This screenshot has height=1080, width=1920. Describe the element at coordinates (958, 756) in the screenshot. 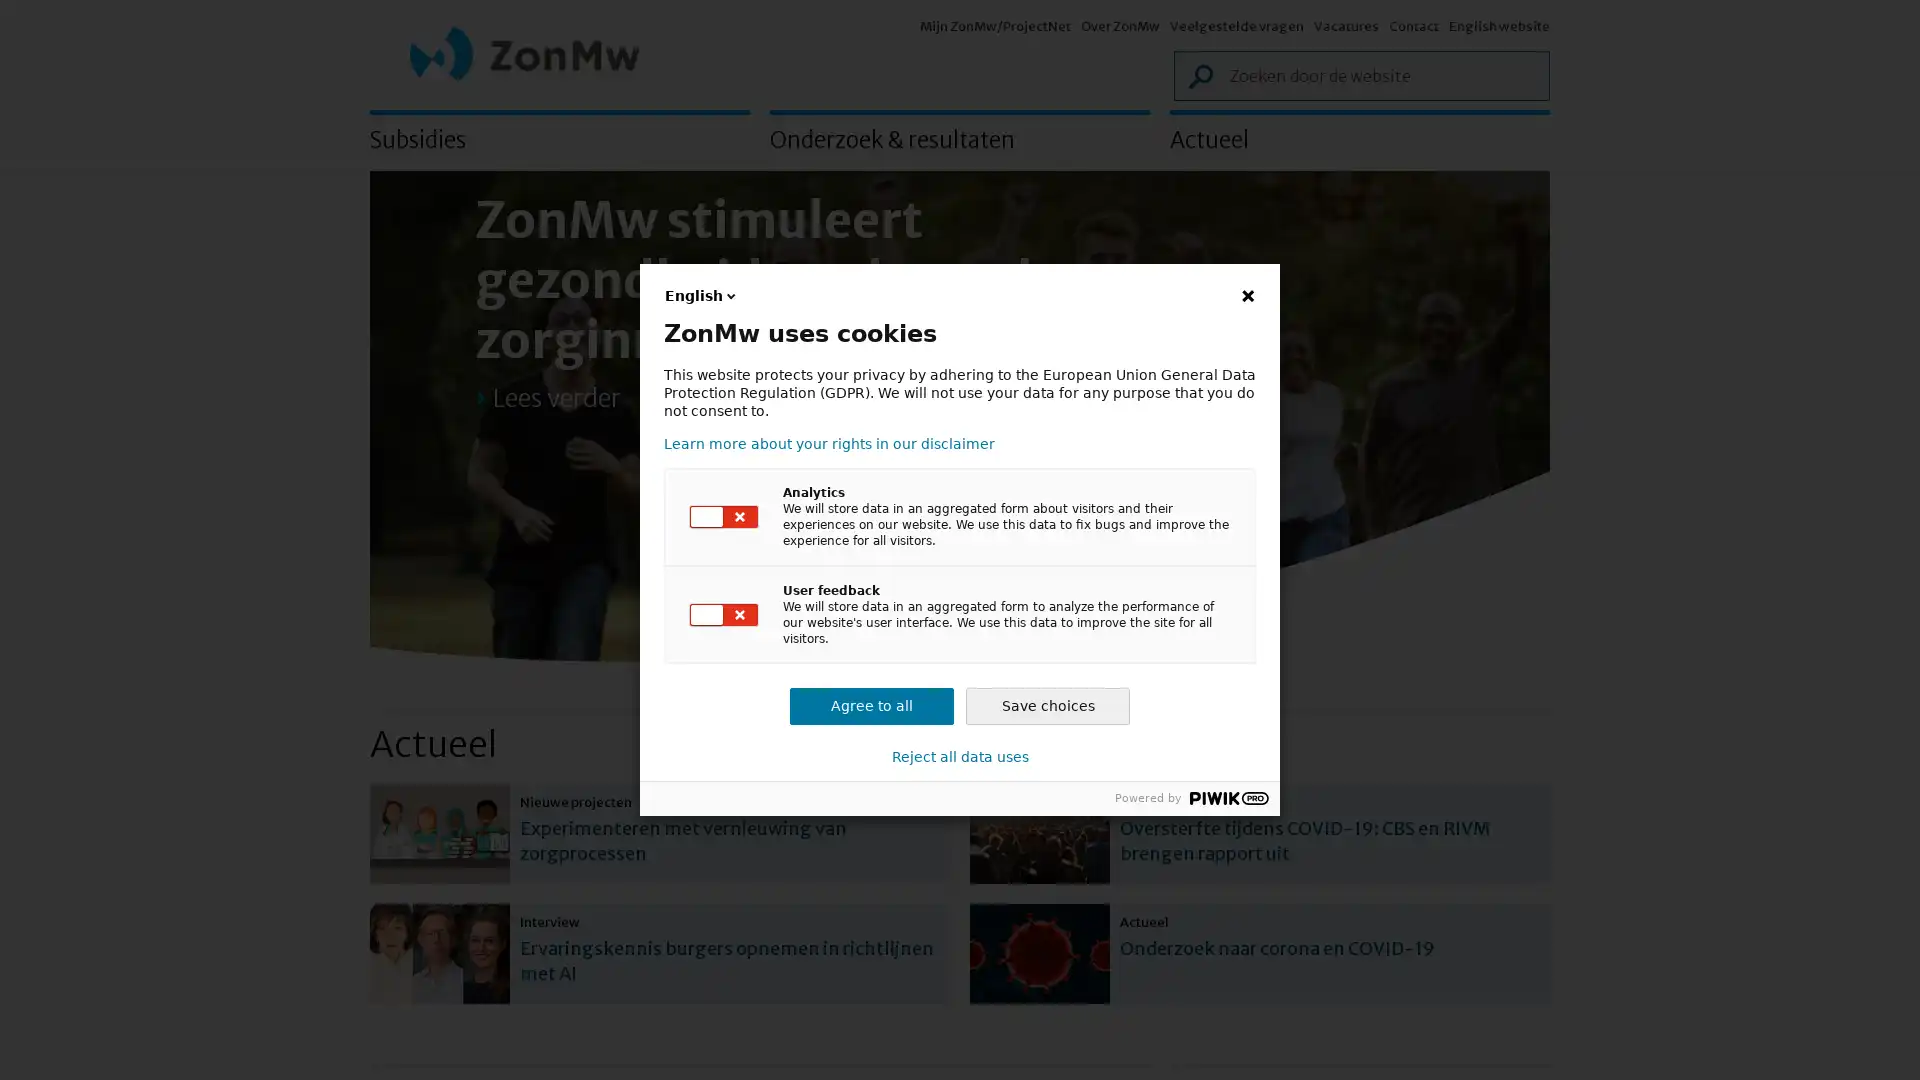

I see `Reject all data uses` at that location.